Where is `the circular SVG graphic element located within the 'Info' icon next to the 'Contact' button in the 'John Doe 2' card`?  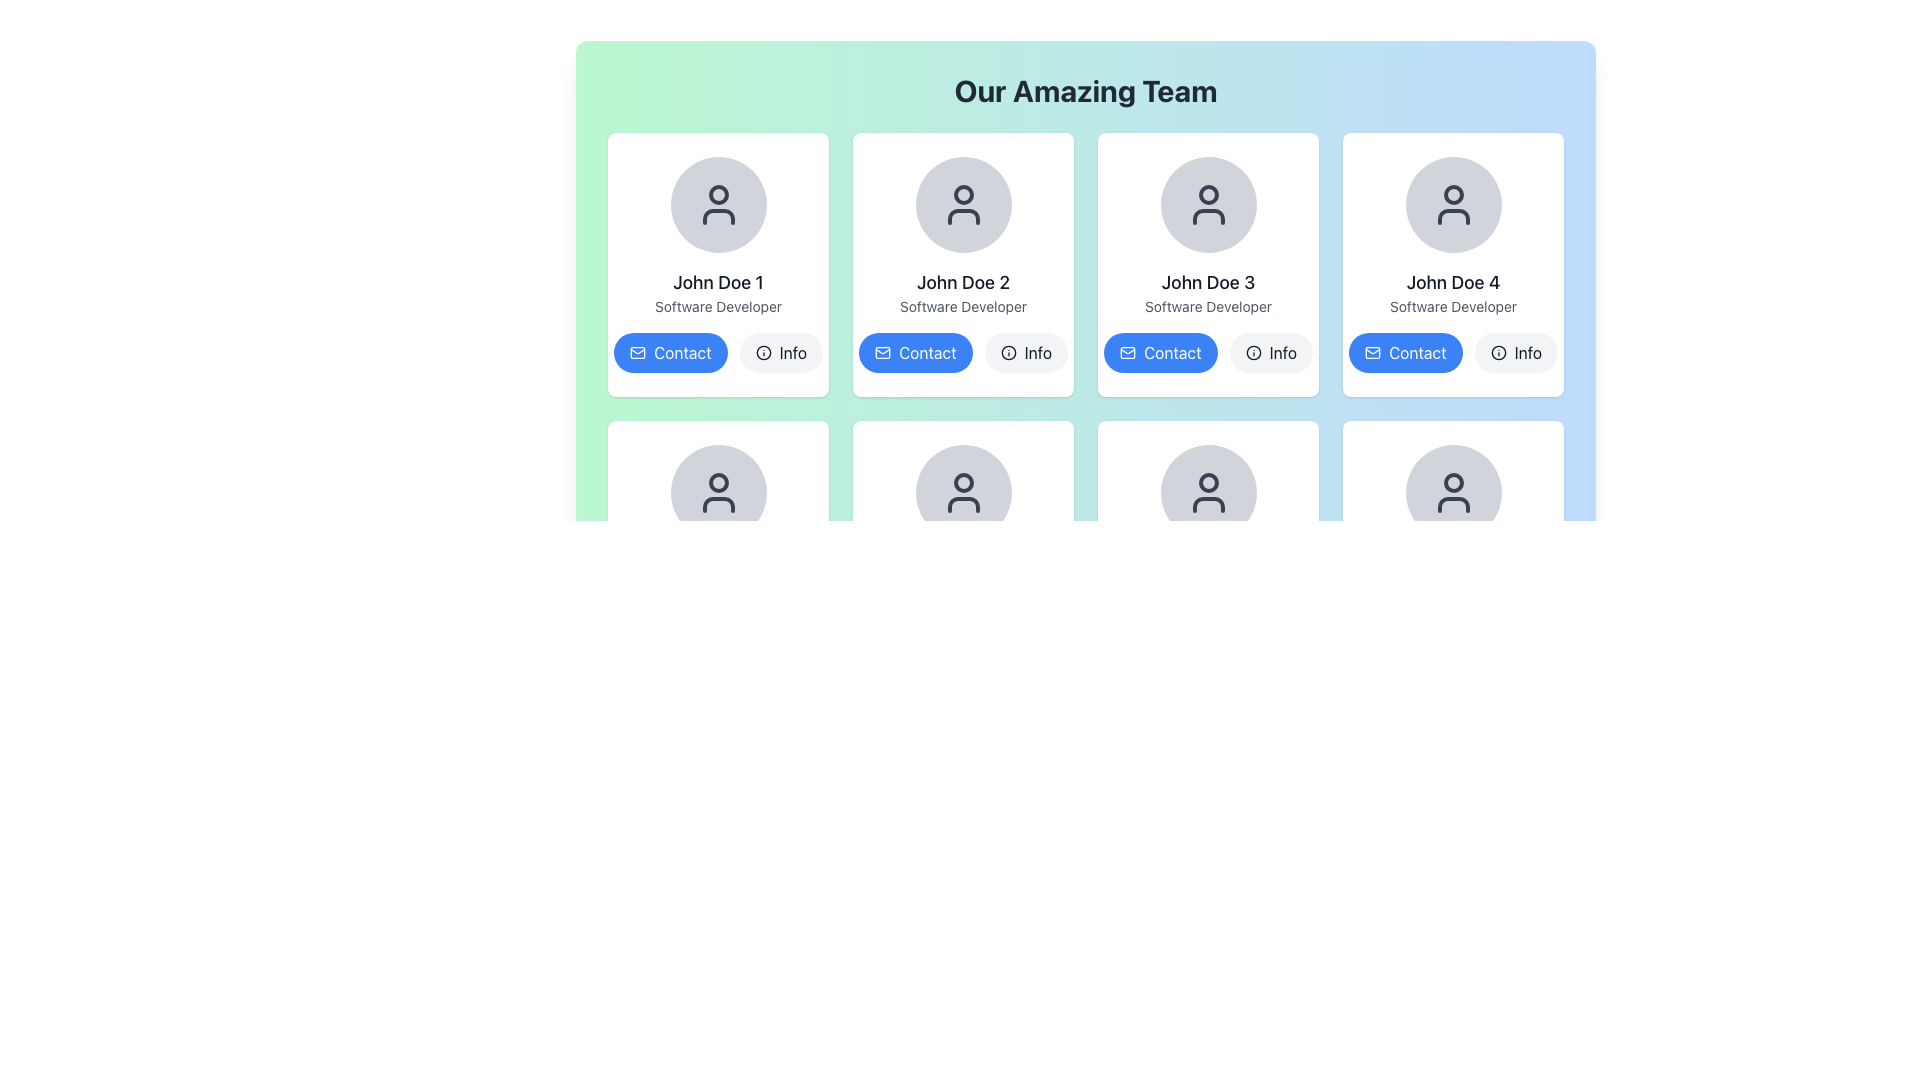
the circular SVG graphic element located within the 'Info' icon next to the 'Contact' button in the 'John Doe 2' card is located at coordinates (762, 352).